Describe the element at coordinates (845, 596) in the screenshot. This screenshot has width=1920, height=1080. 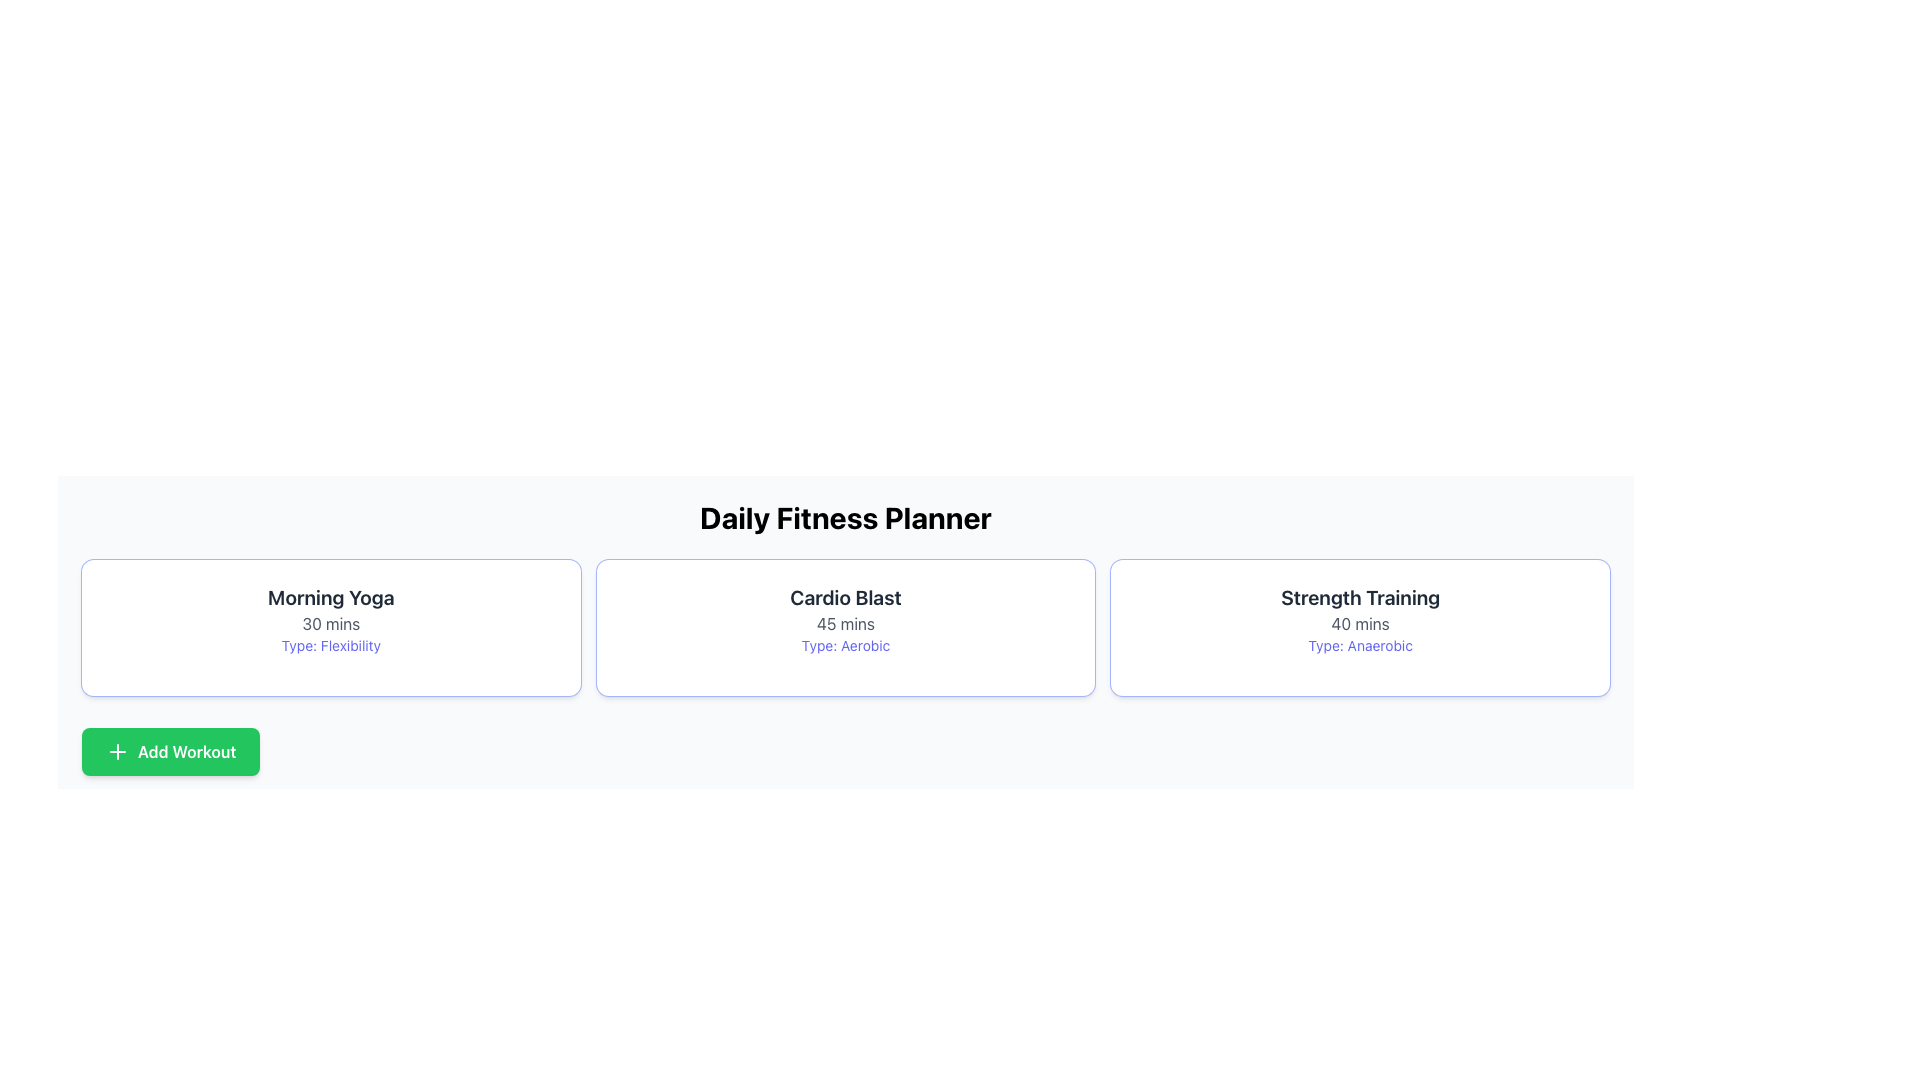
I see `the Text Label displaying 'Cardio Blast'` at that location.